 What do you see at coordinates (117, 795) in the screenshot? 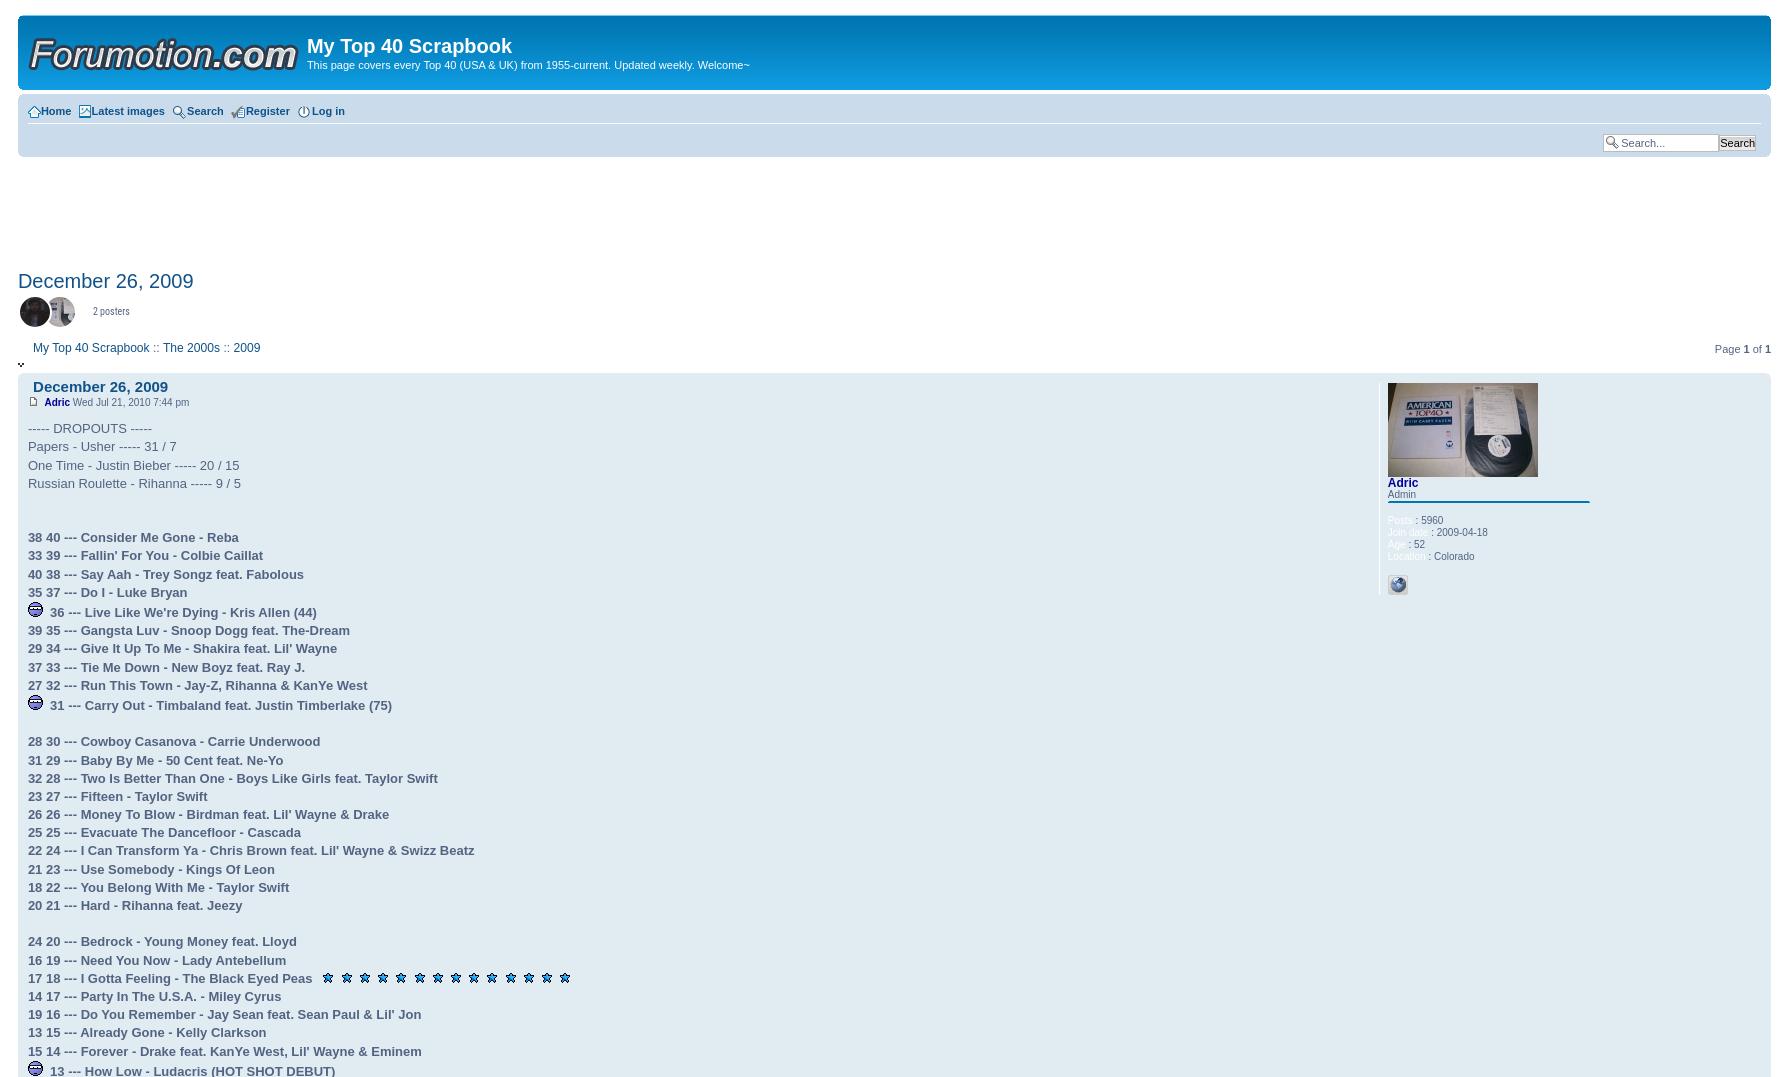
I see `'23 27 --- Fifteen - Taylor Swift'` at bounding box center [117, 795].